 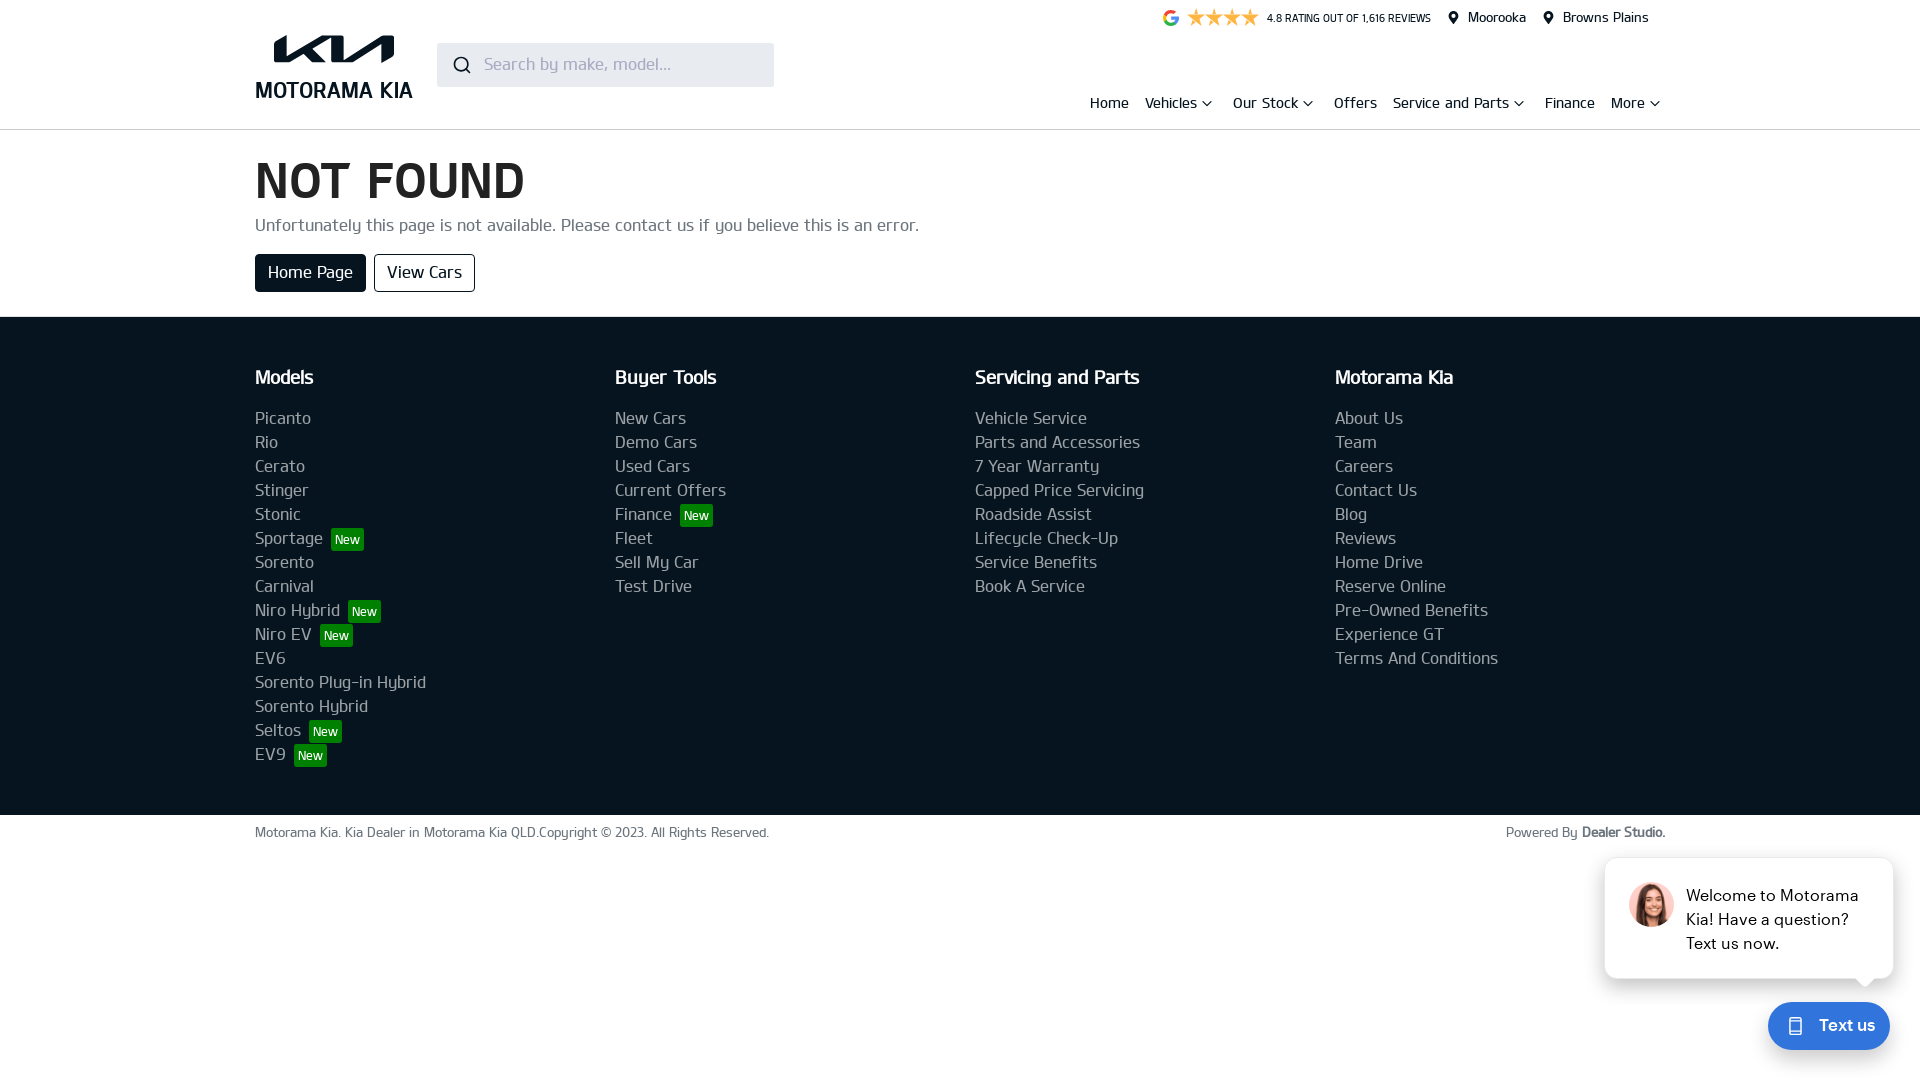 I want to click on 'Reserve Online', so click(x=1334, y=585).